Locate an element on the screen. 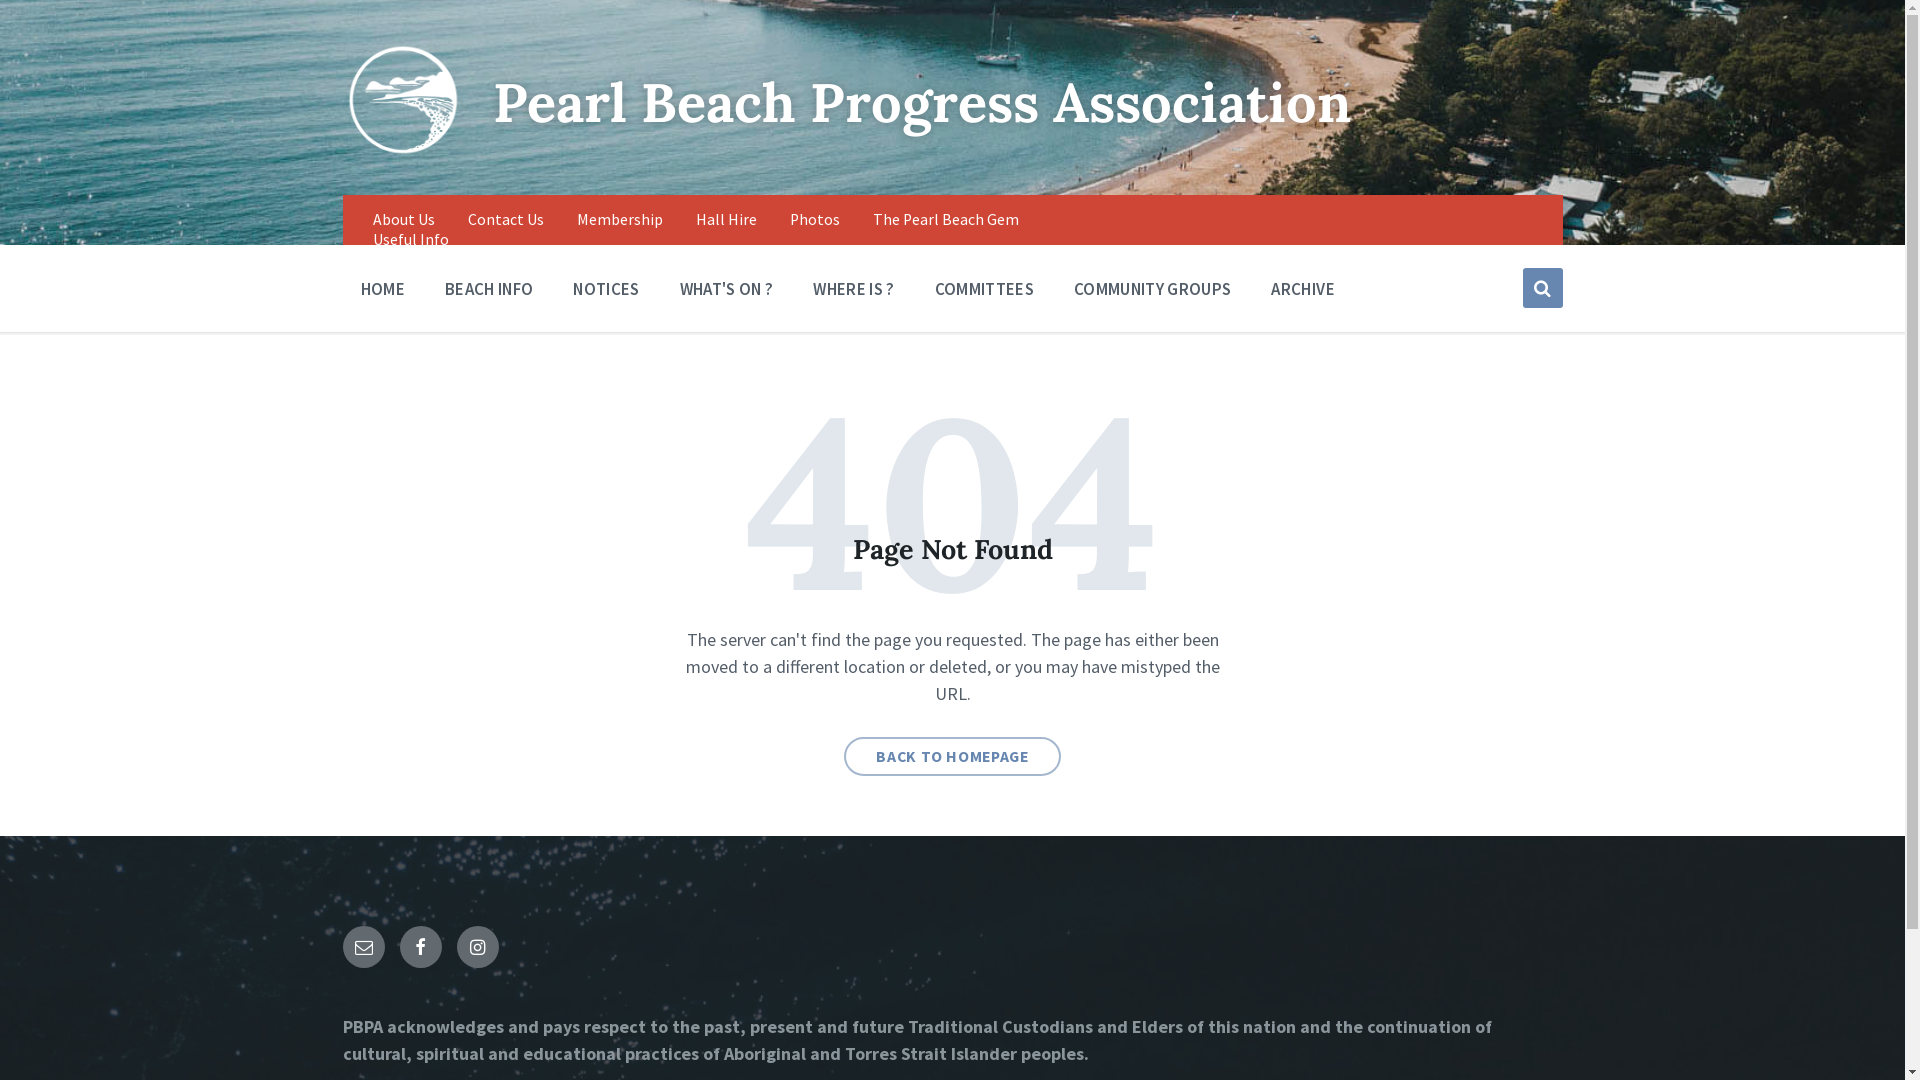  'The Pearl Beach Gem' is located at coordinates (944, 219).